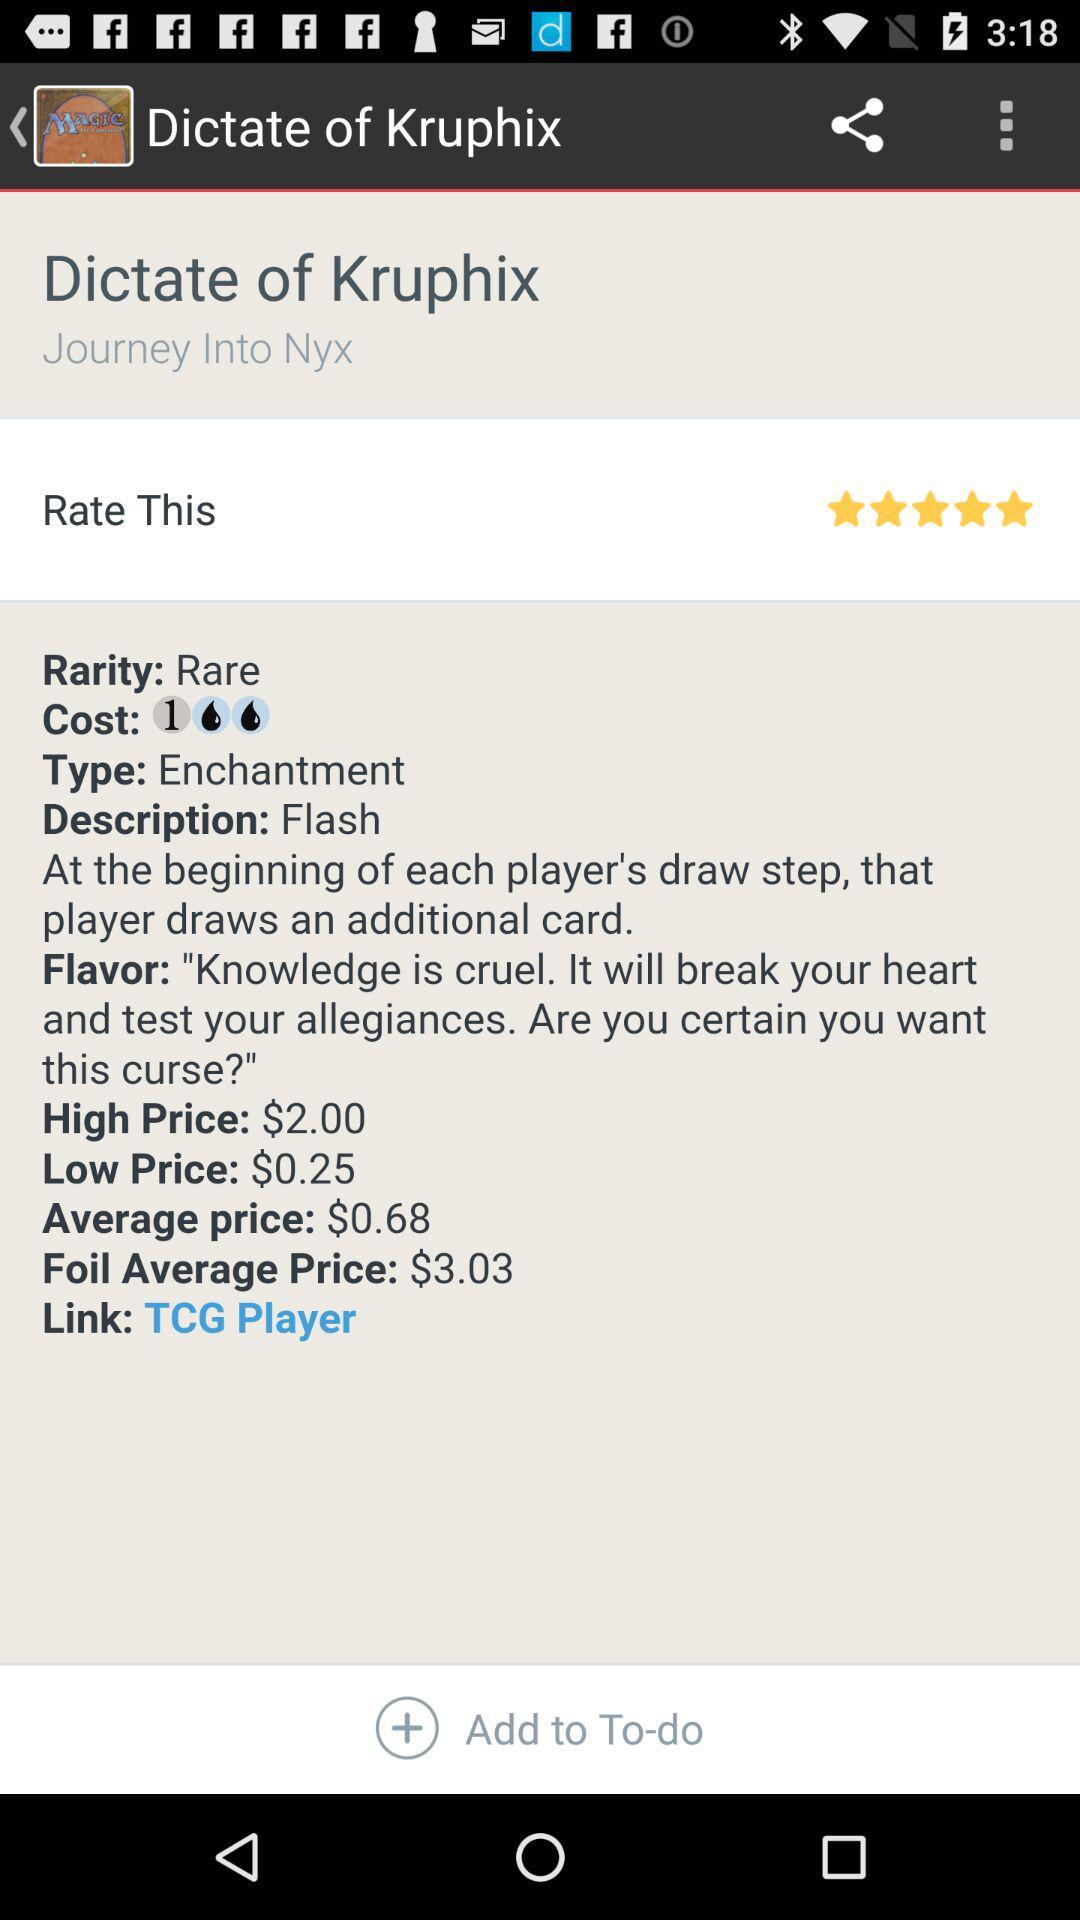  I want to click on the item next to dictate of kruphix app, so click(858, 124).